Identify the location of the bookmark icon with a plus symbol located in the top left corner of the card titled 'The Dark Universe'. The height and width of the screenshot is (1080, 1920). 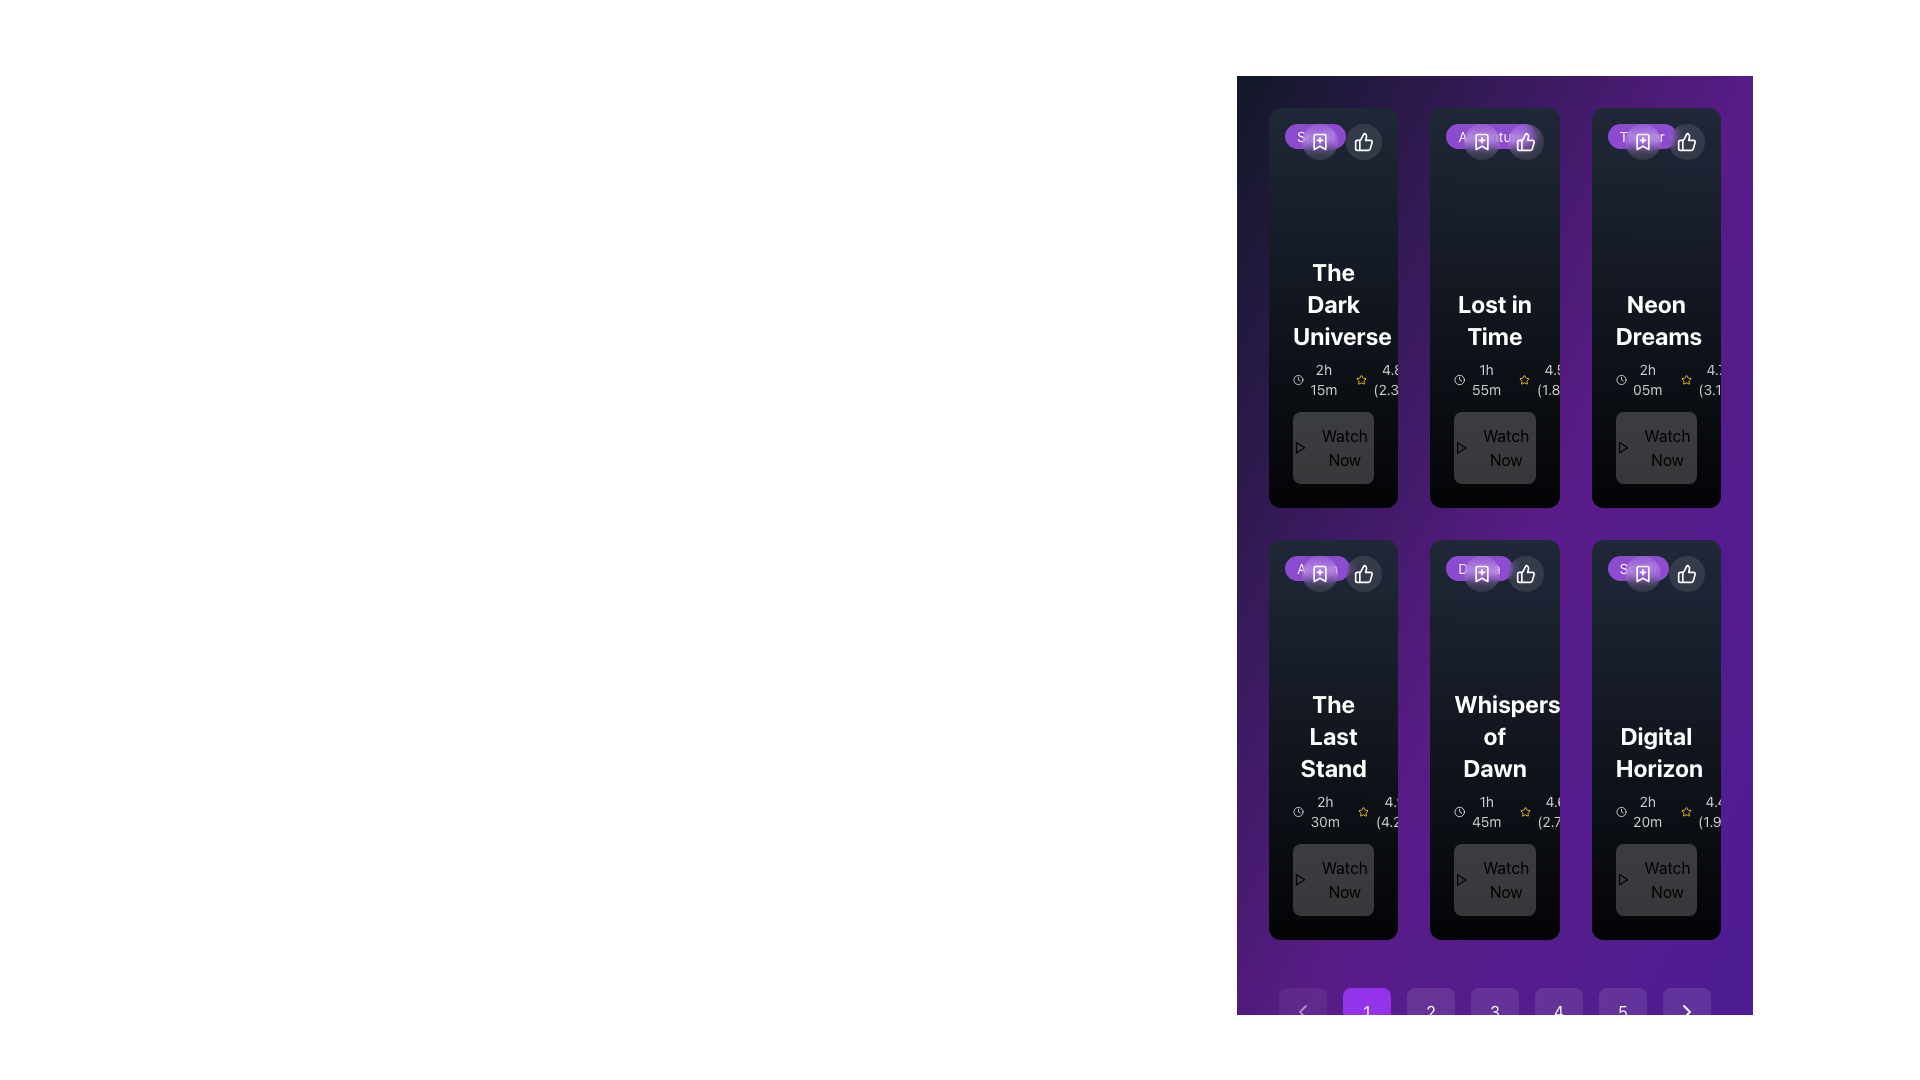
(1320, 141).